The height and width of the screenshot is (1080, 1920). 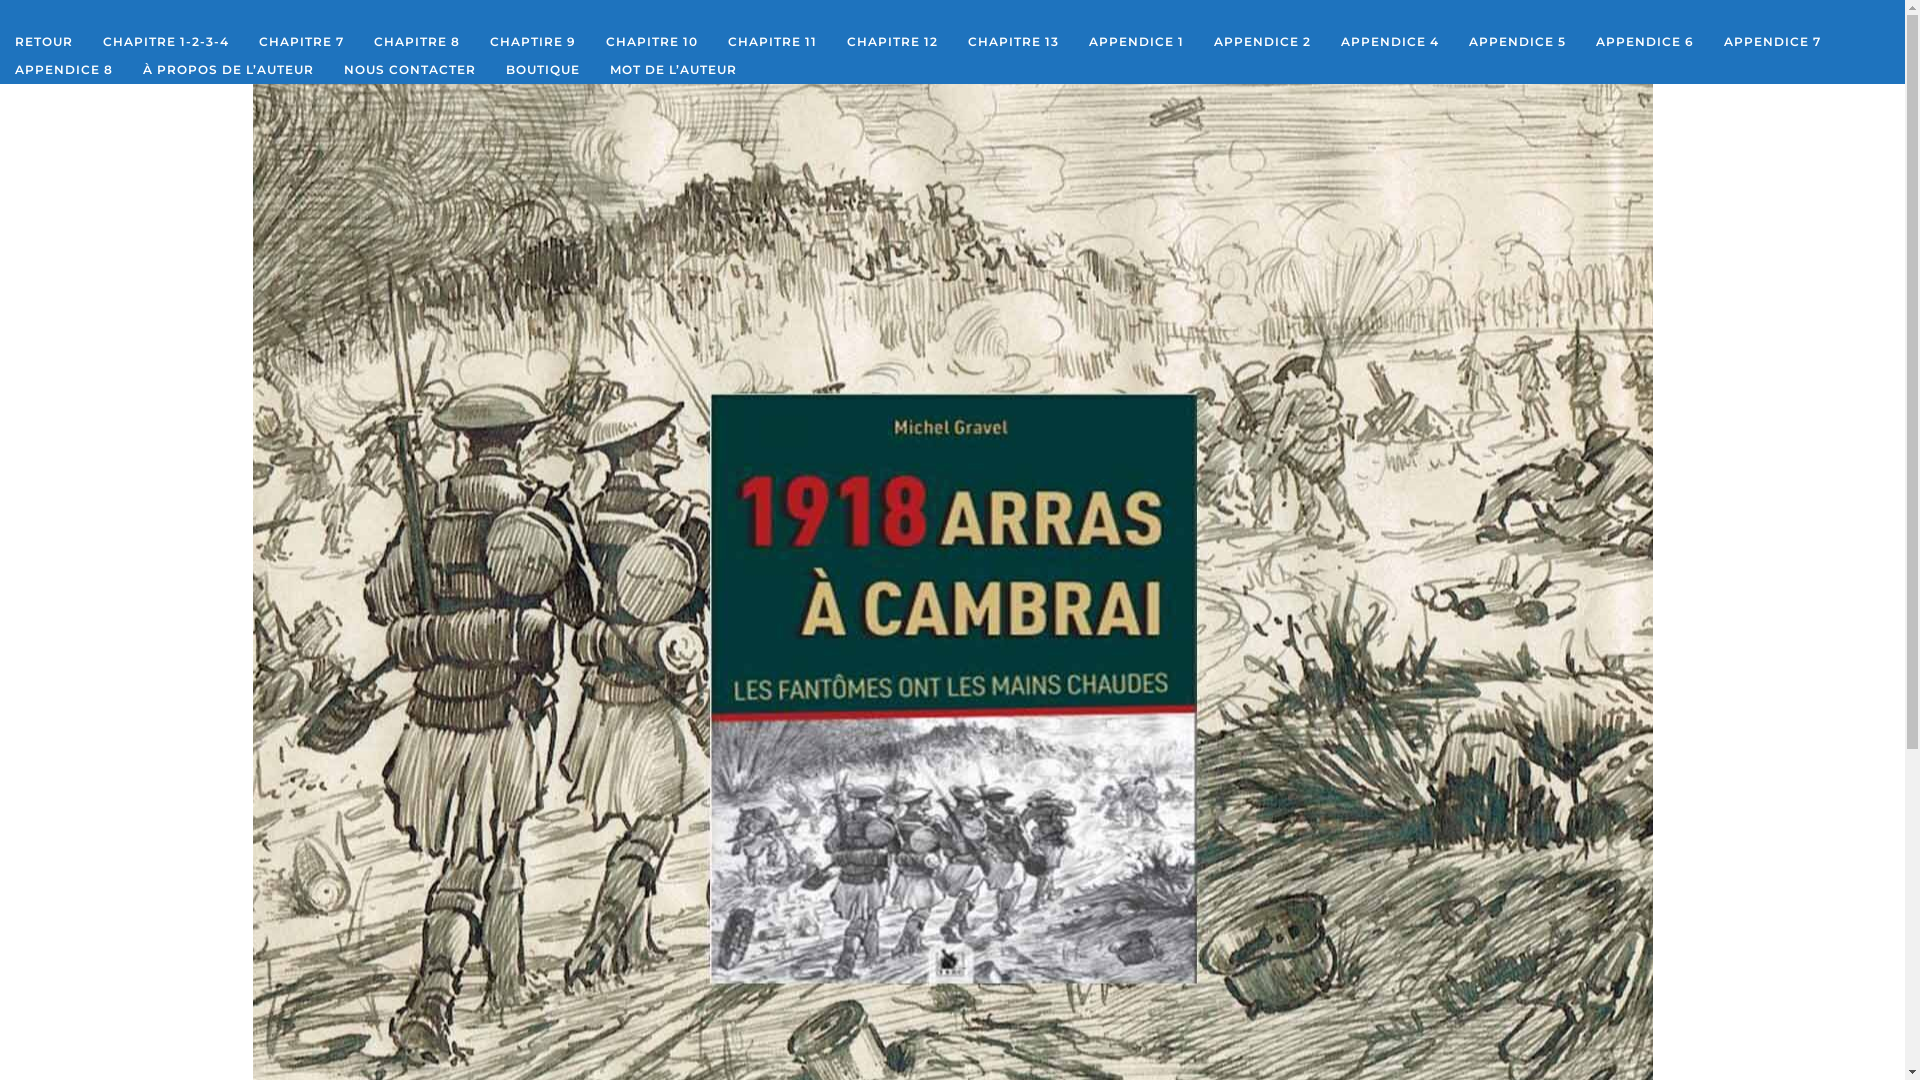 I want to click on 'CHAPITRE 10', so click(x=652, y=42).